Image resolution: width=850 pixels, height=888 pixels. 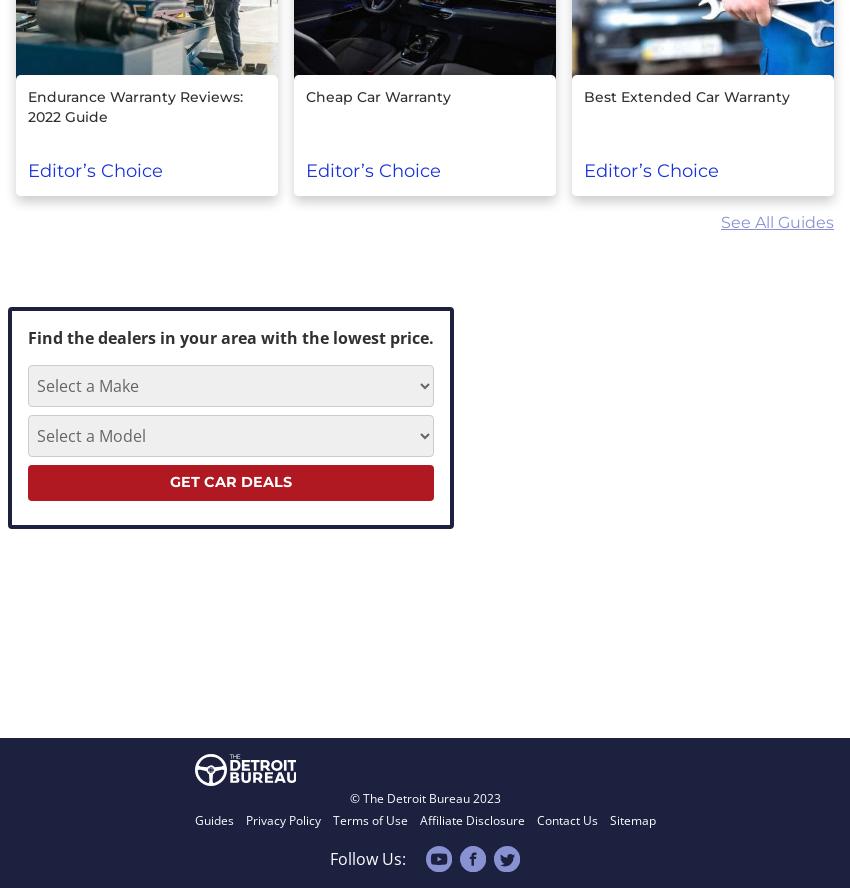 What do you see at coordinates (583, 95) in the screenshot?
I see `'Best Extended Car Warranty'` at bounding box center [583, 95].